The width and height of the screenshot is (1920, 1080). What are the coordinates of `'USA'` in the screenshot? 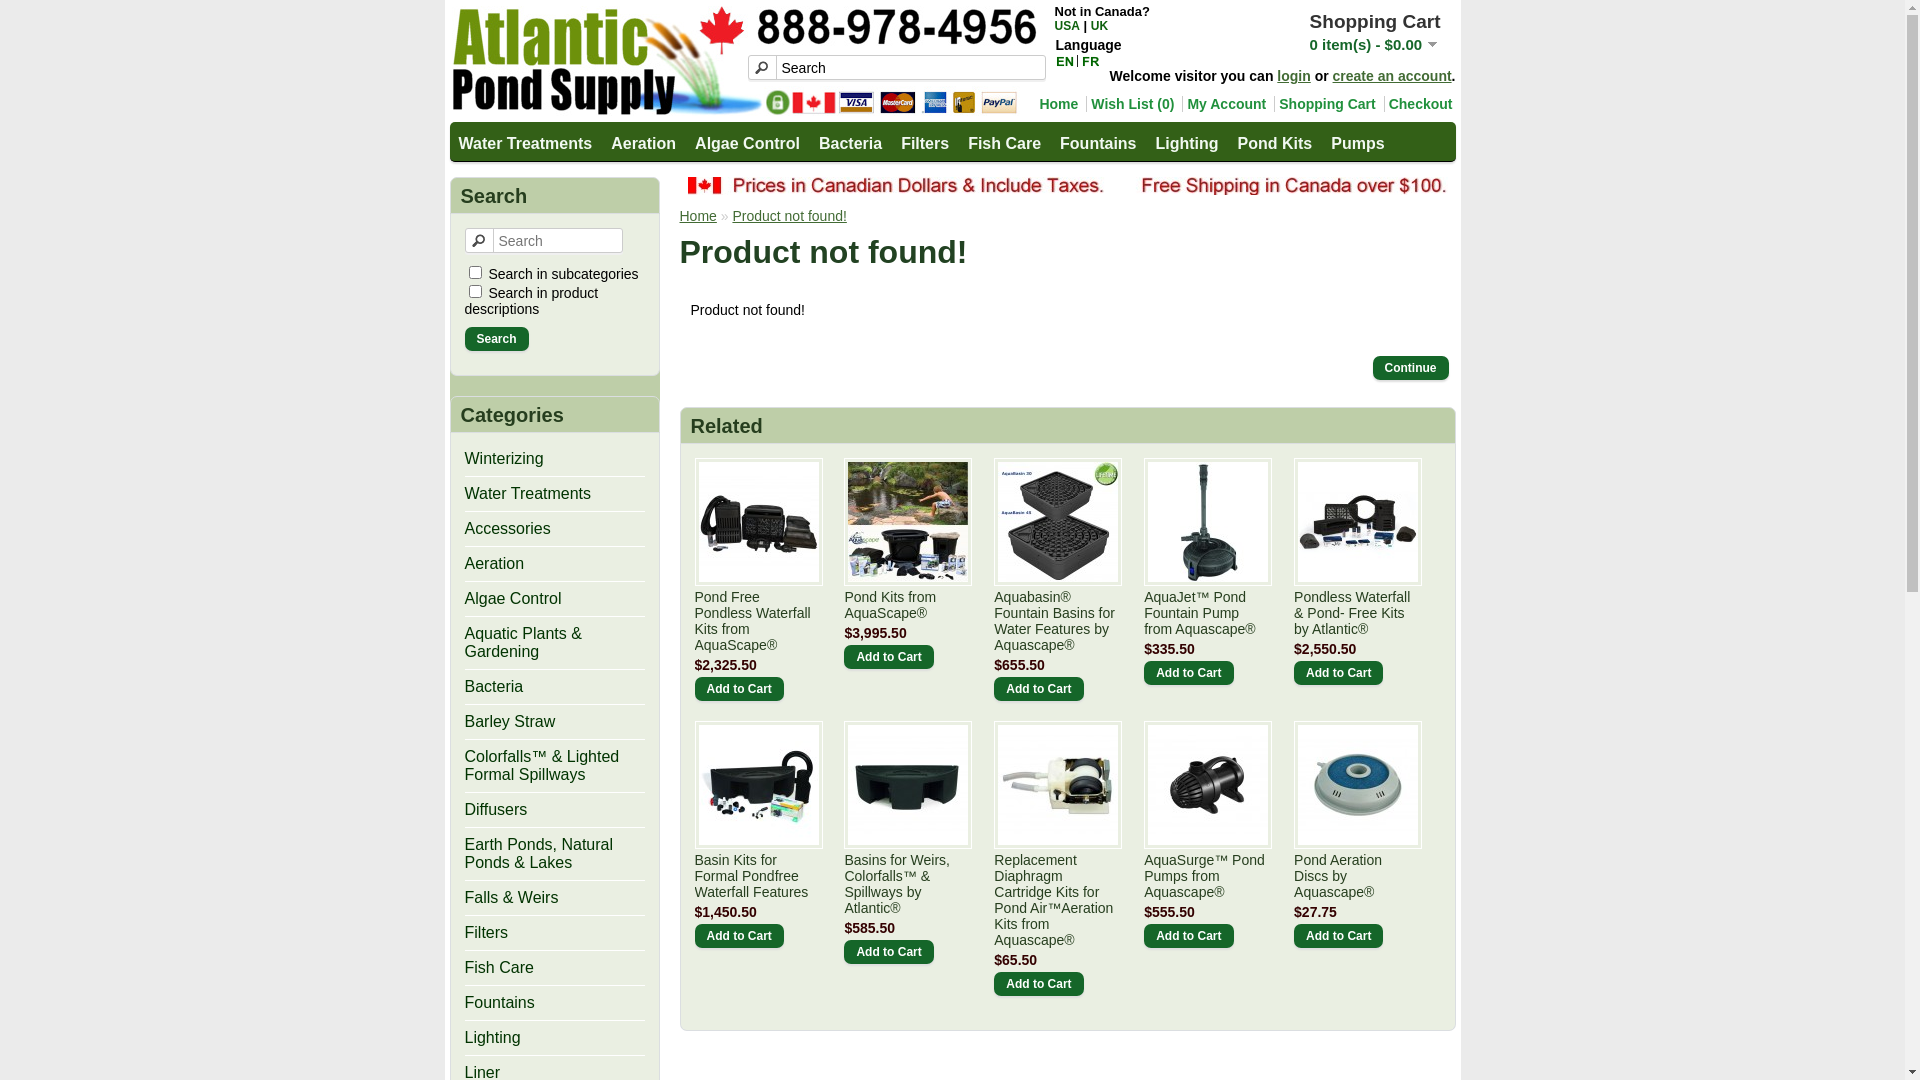 It's located at (1065, 26).